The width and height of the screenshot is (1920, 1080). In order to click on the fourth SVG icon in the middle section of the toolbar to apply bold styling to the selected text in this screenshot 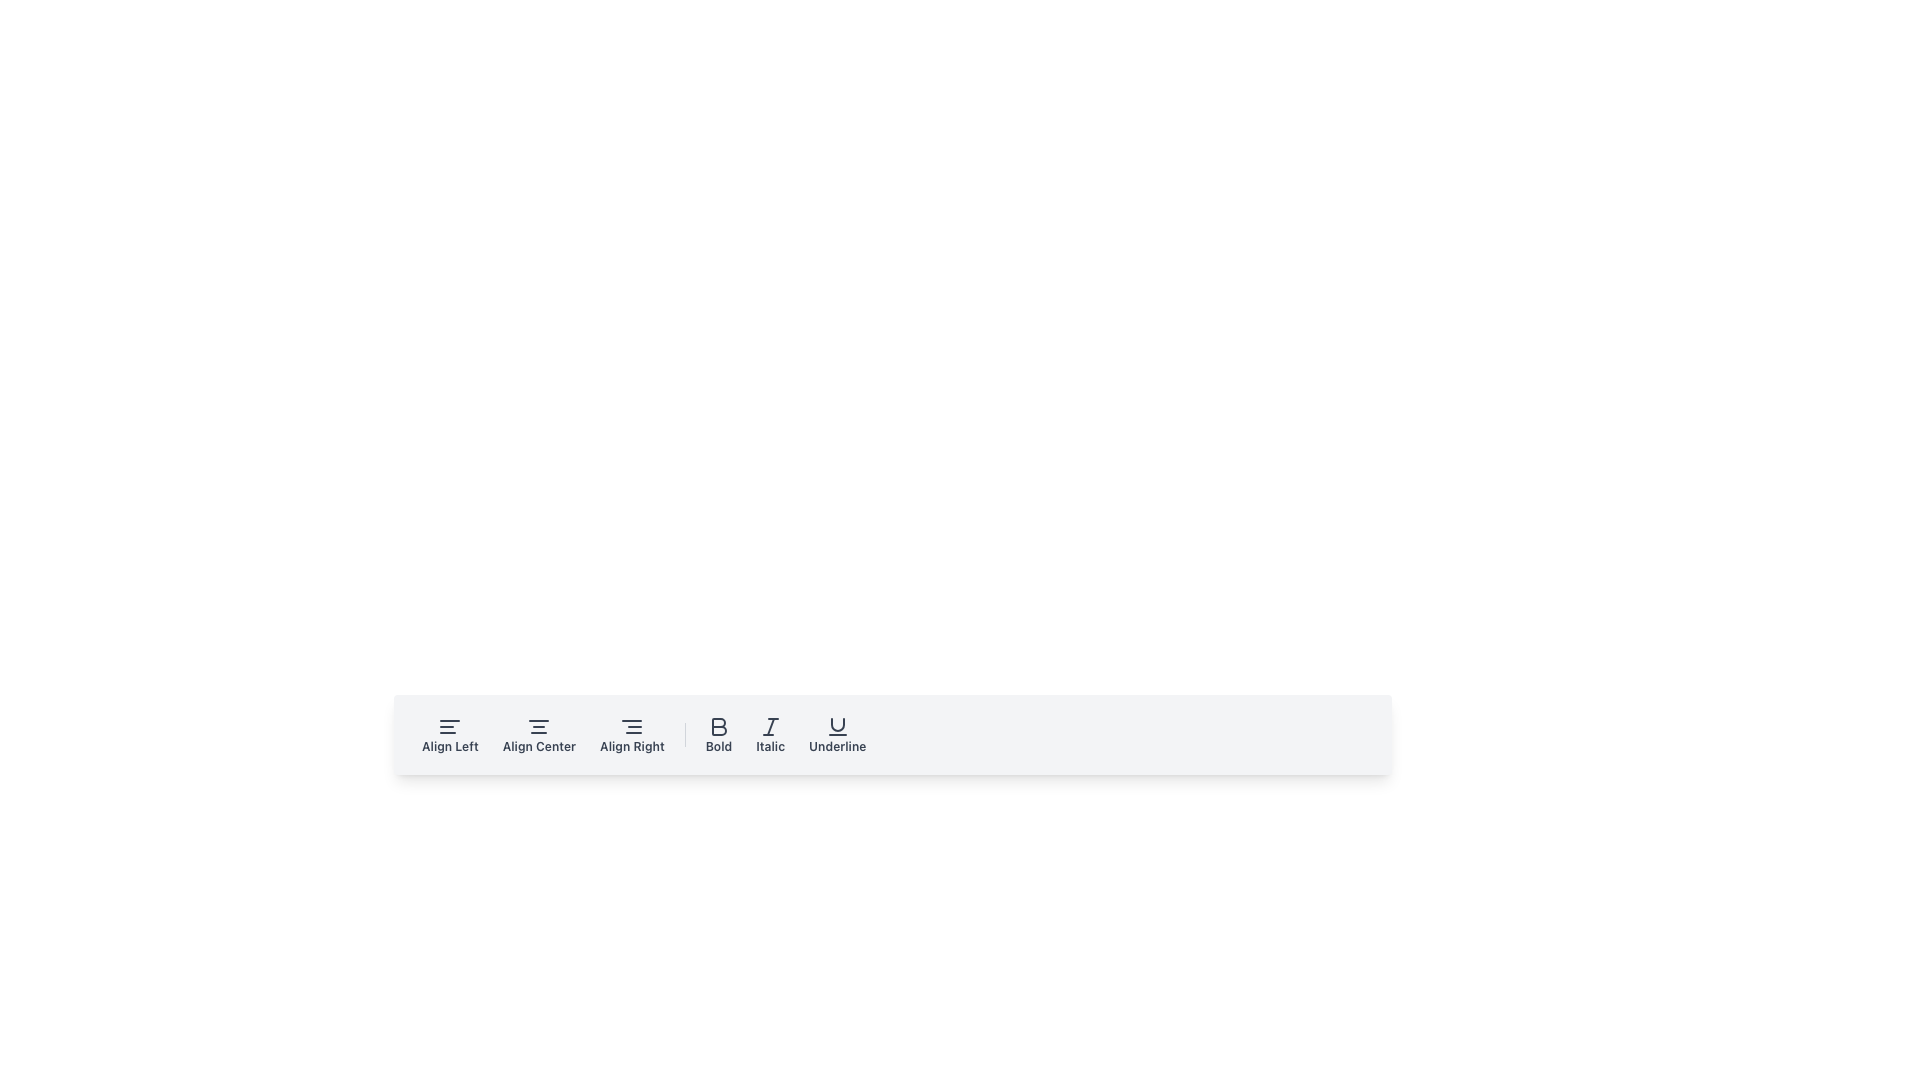, I will do `click(719, 726)`.